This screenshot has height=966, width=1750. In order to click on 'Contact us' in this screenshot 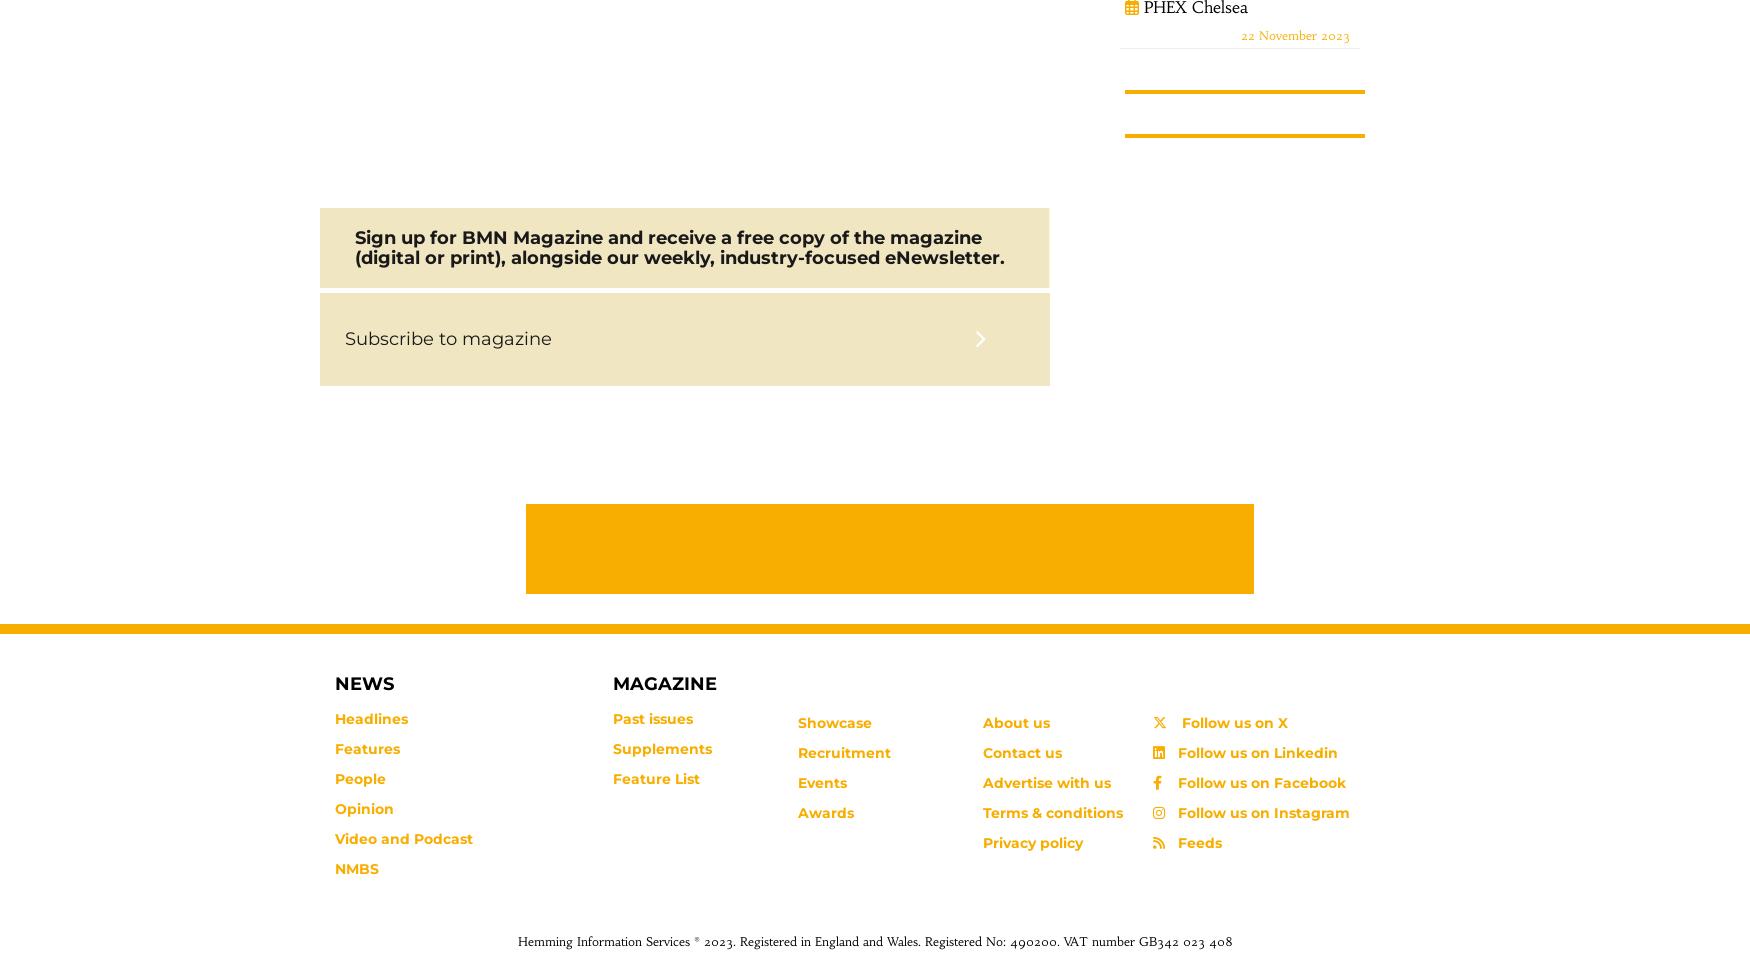, I will do `click(981, 752)`.